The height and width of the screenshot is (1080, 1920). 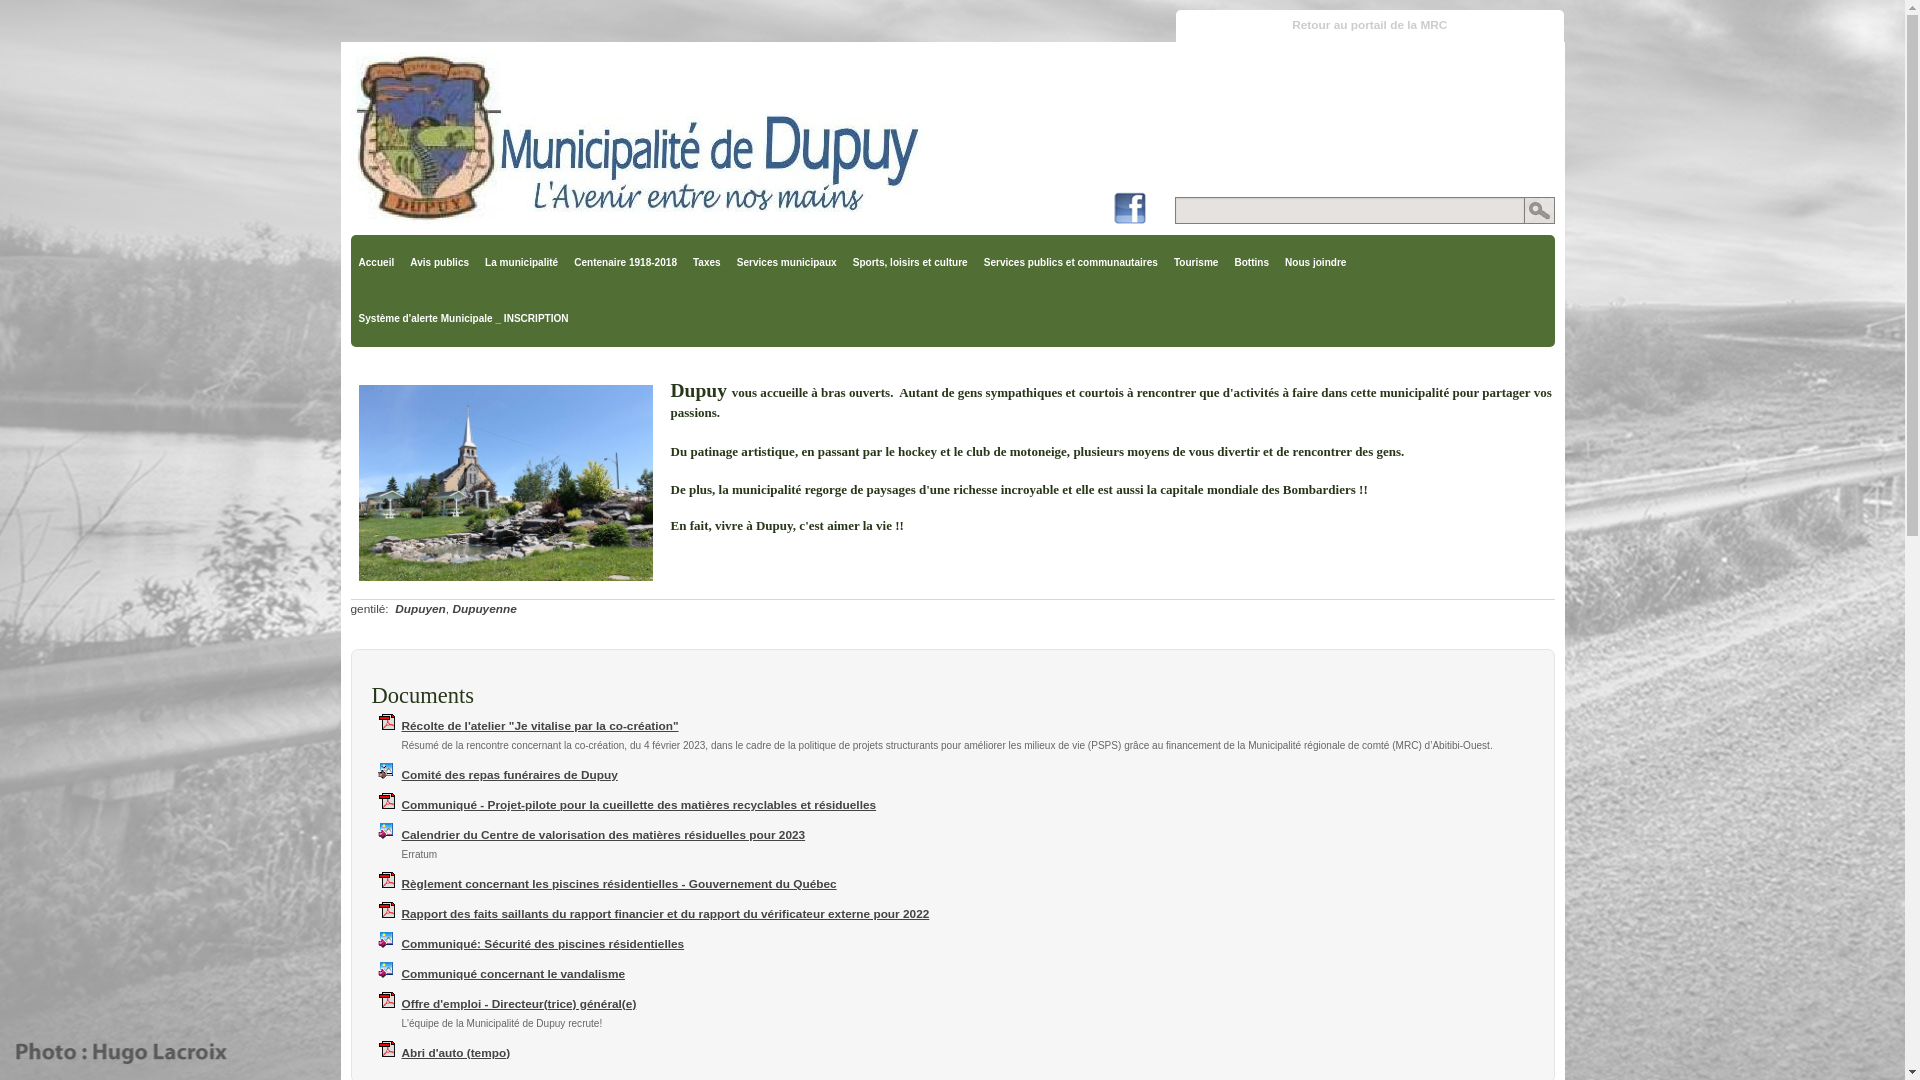 What do you see at coordinates (909, 261) in the screenshot?
I see `'Sports, loisirs et culture'` at bounding box center [909, 261].